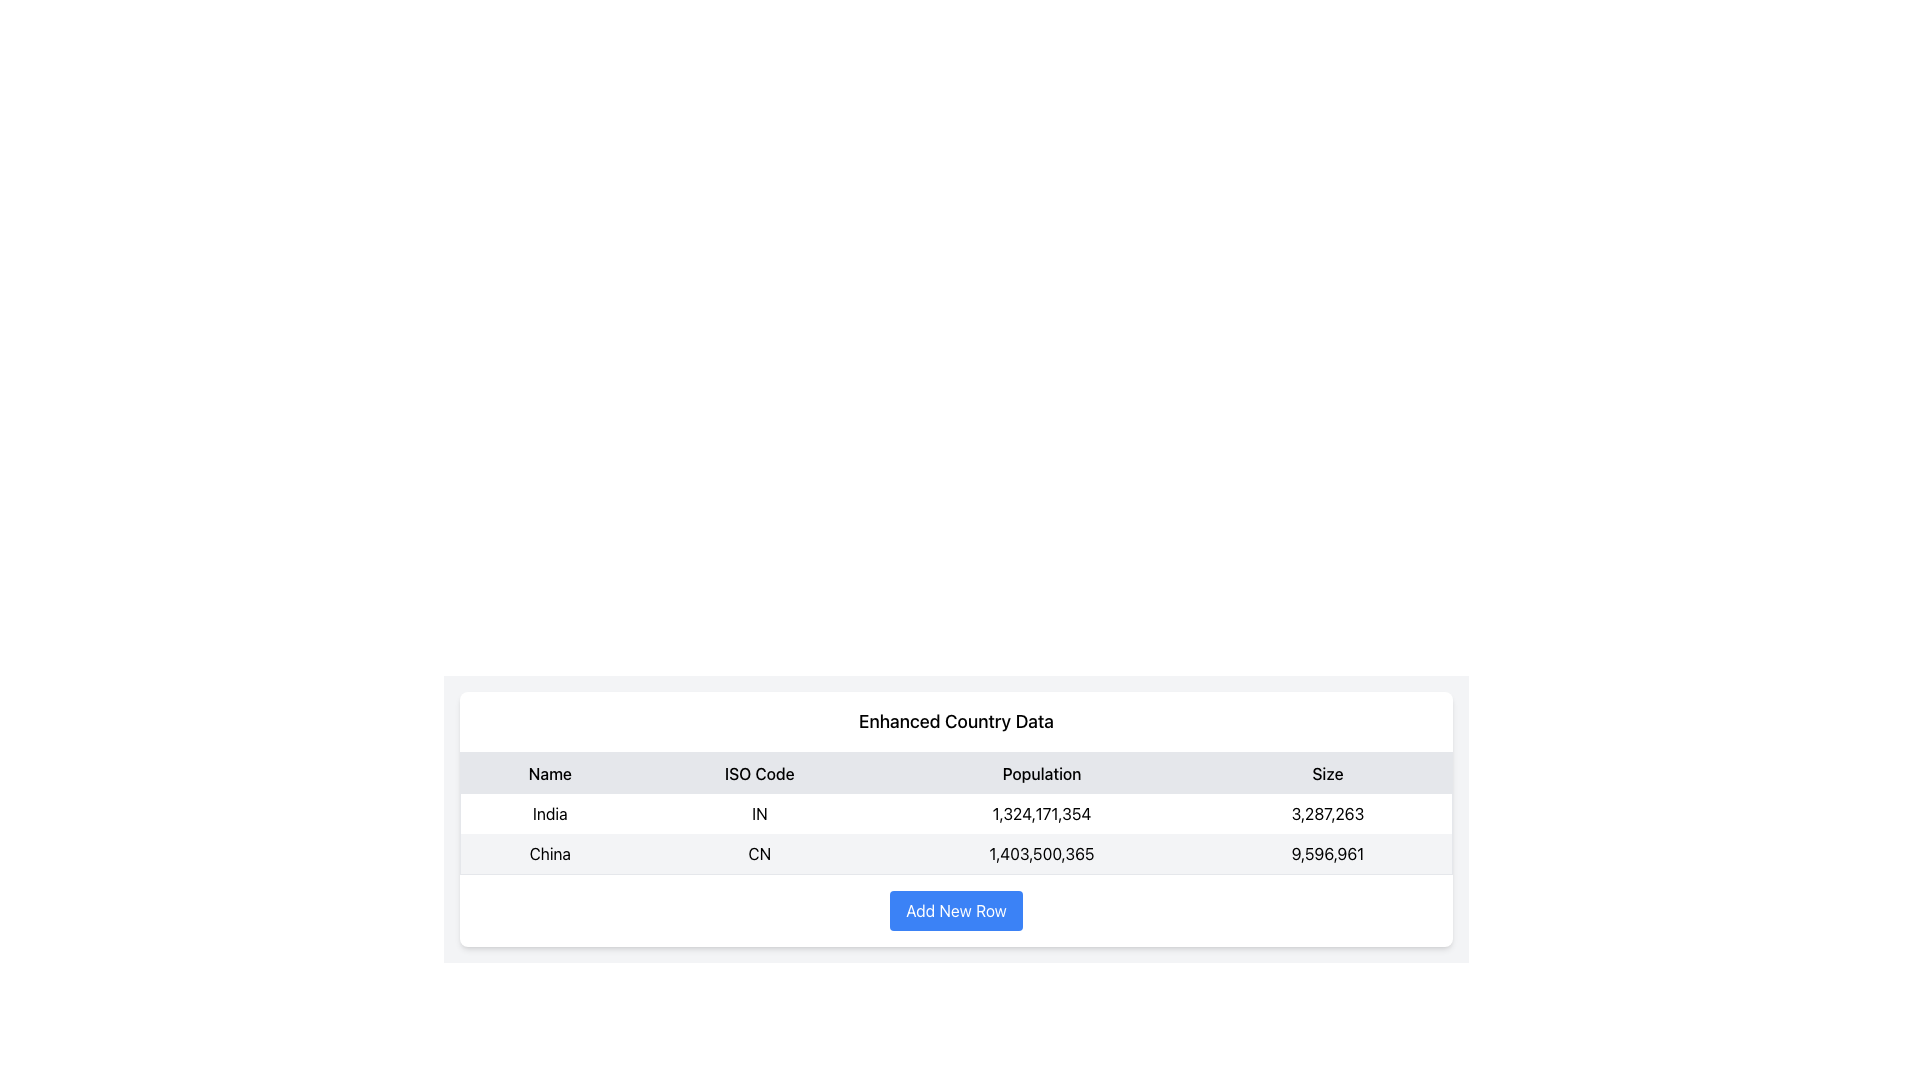 This screenshot has height=1080, width=1920. Describe the element at coordinates (955, 772) in the screenshot. I see `the TableHeaderRow, which is the first row of the table under the title 'Enhanced Country Data'` at that location.